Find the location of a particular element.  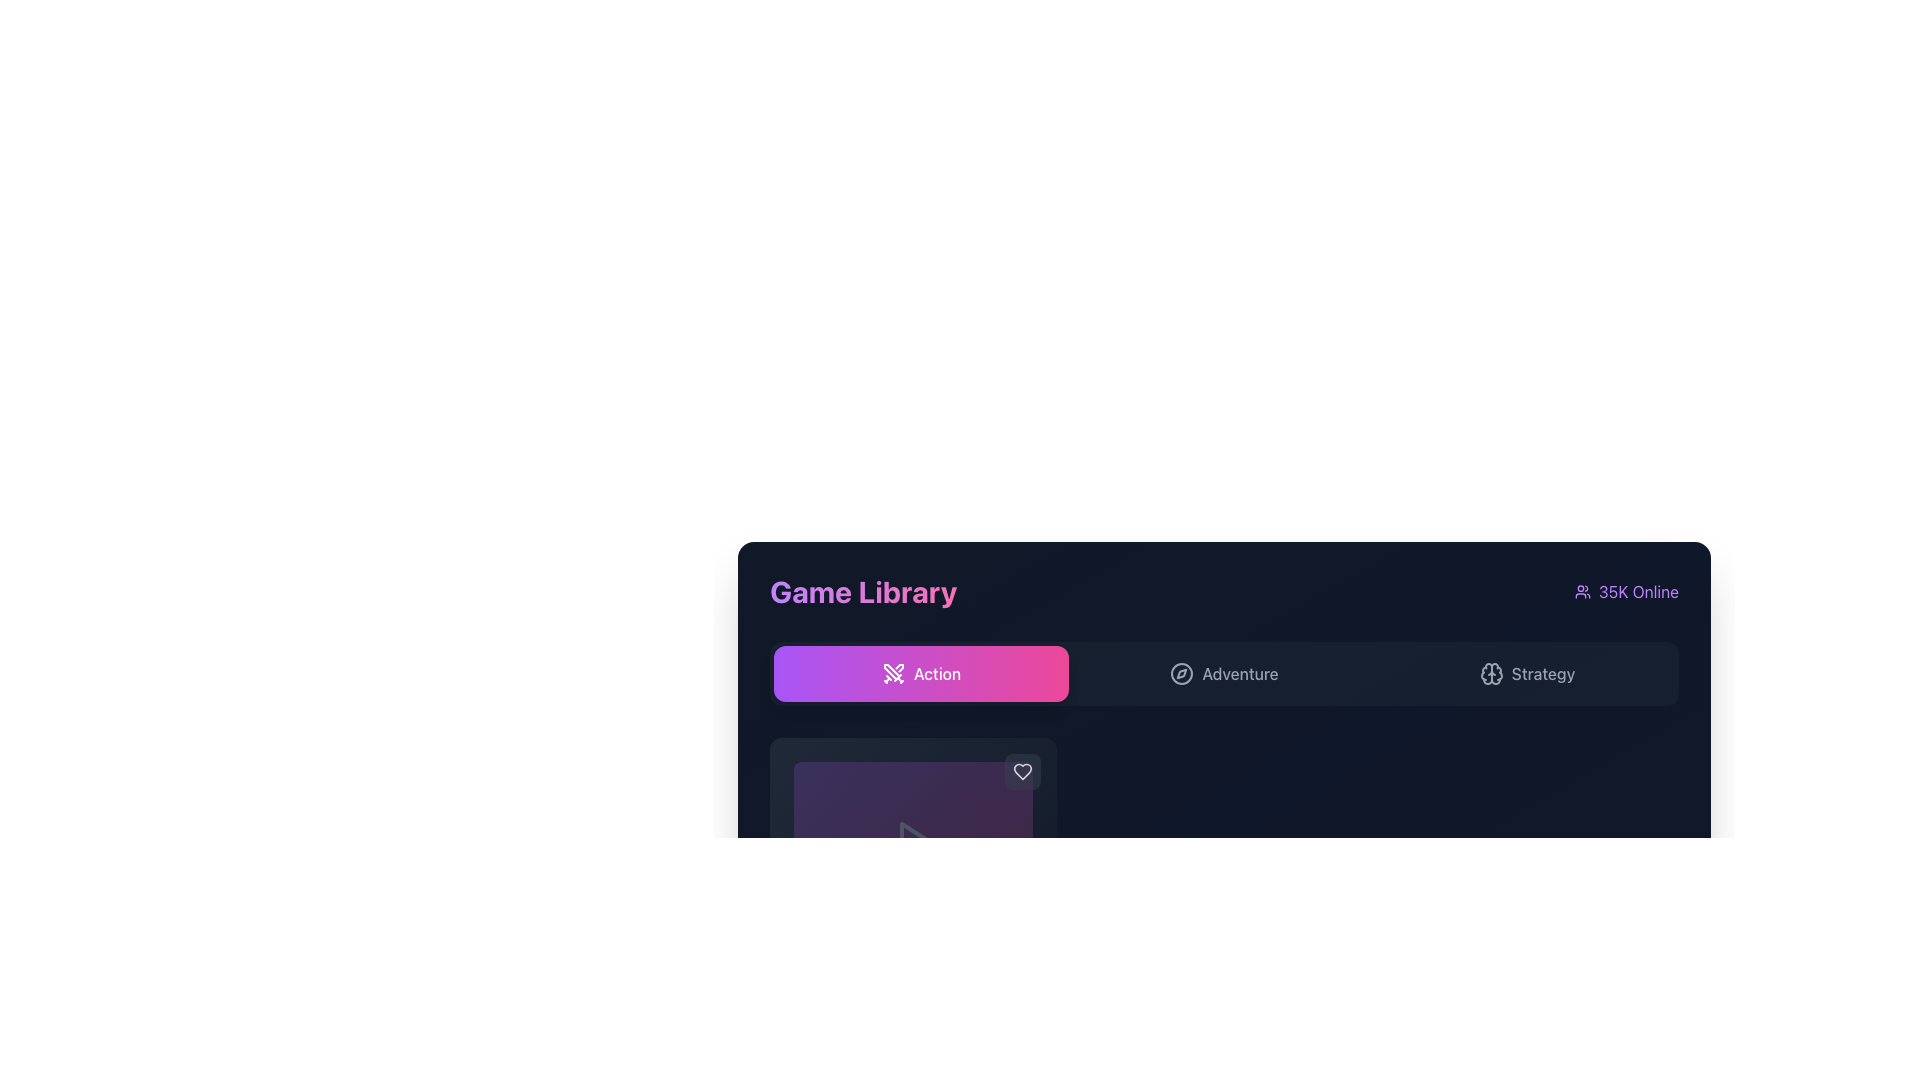

the decorative icon associated with the 'Adventure' menu item, located between the 'Action' and 'Strategy' menu items is located at coordinates (1182, 674).